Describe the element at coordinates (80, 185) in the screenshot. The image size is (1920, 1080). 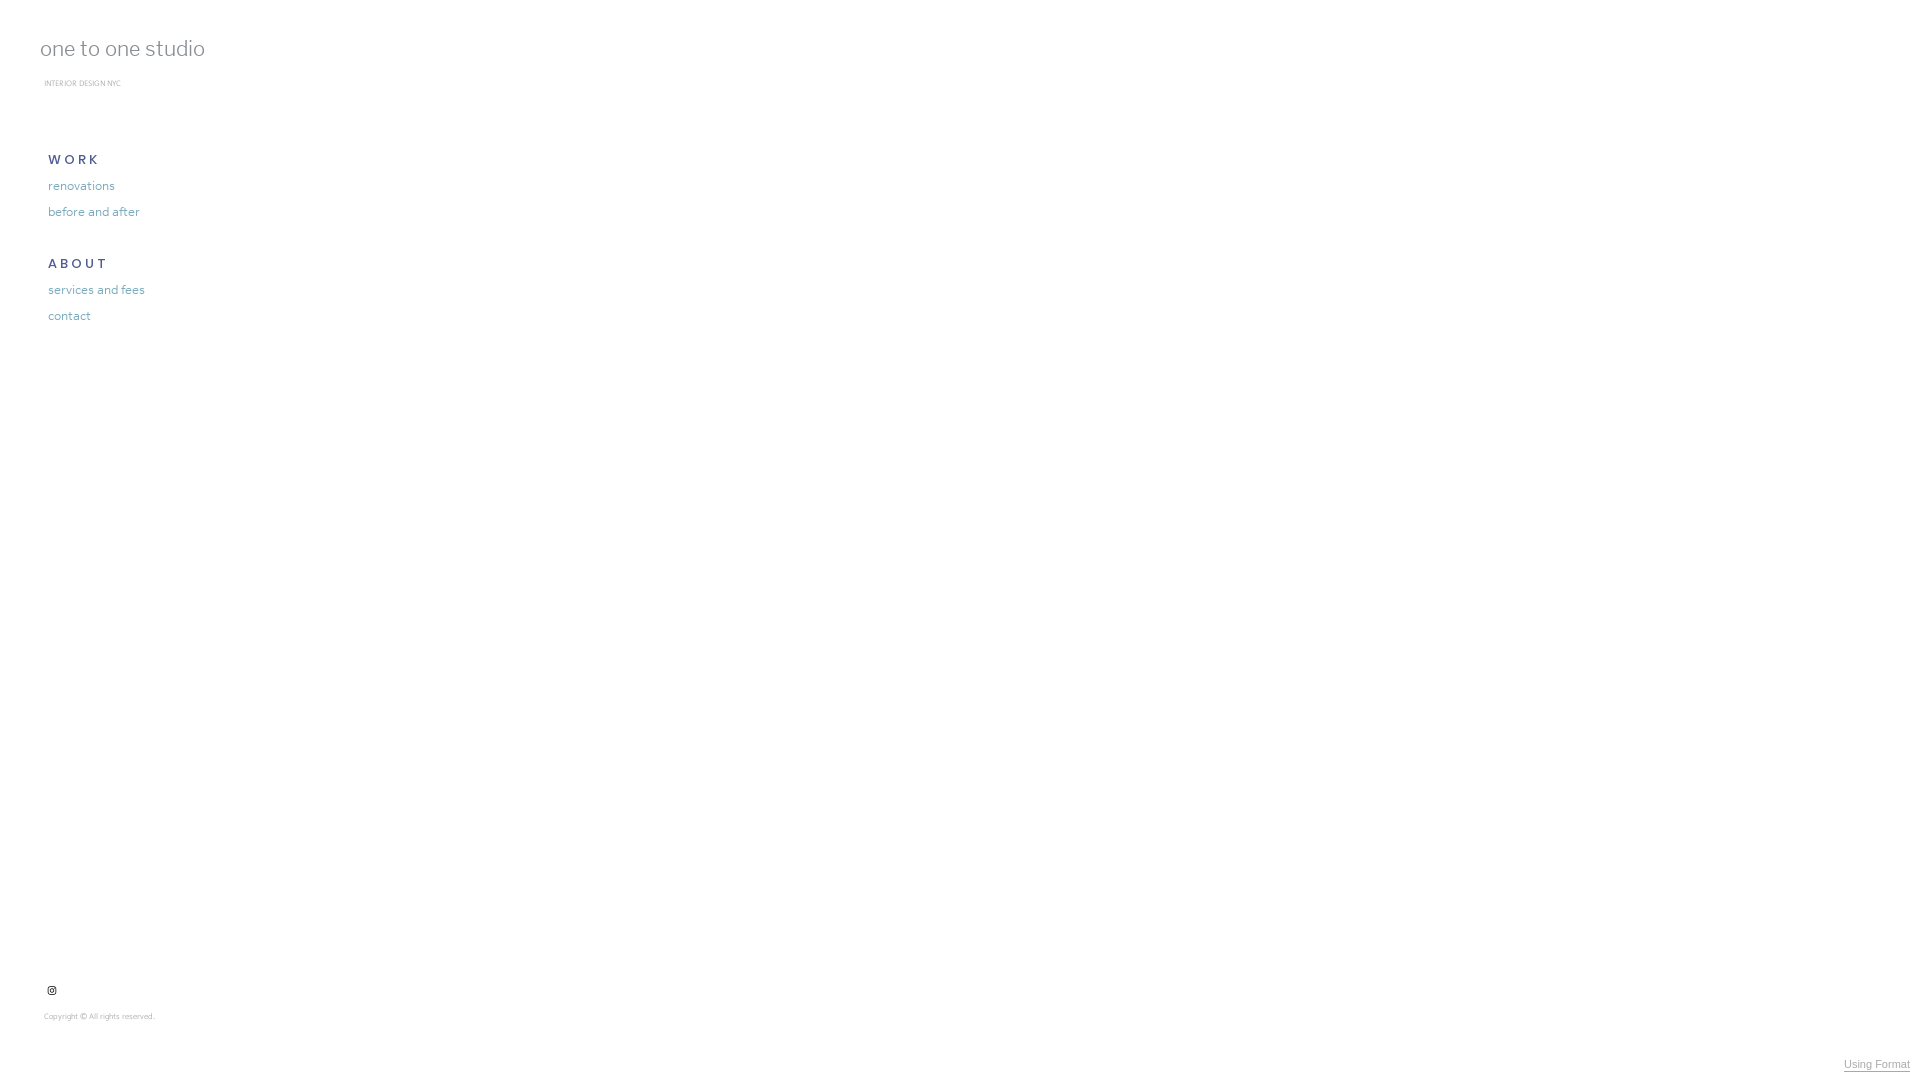
I see `'renovations'` at that location.